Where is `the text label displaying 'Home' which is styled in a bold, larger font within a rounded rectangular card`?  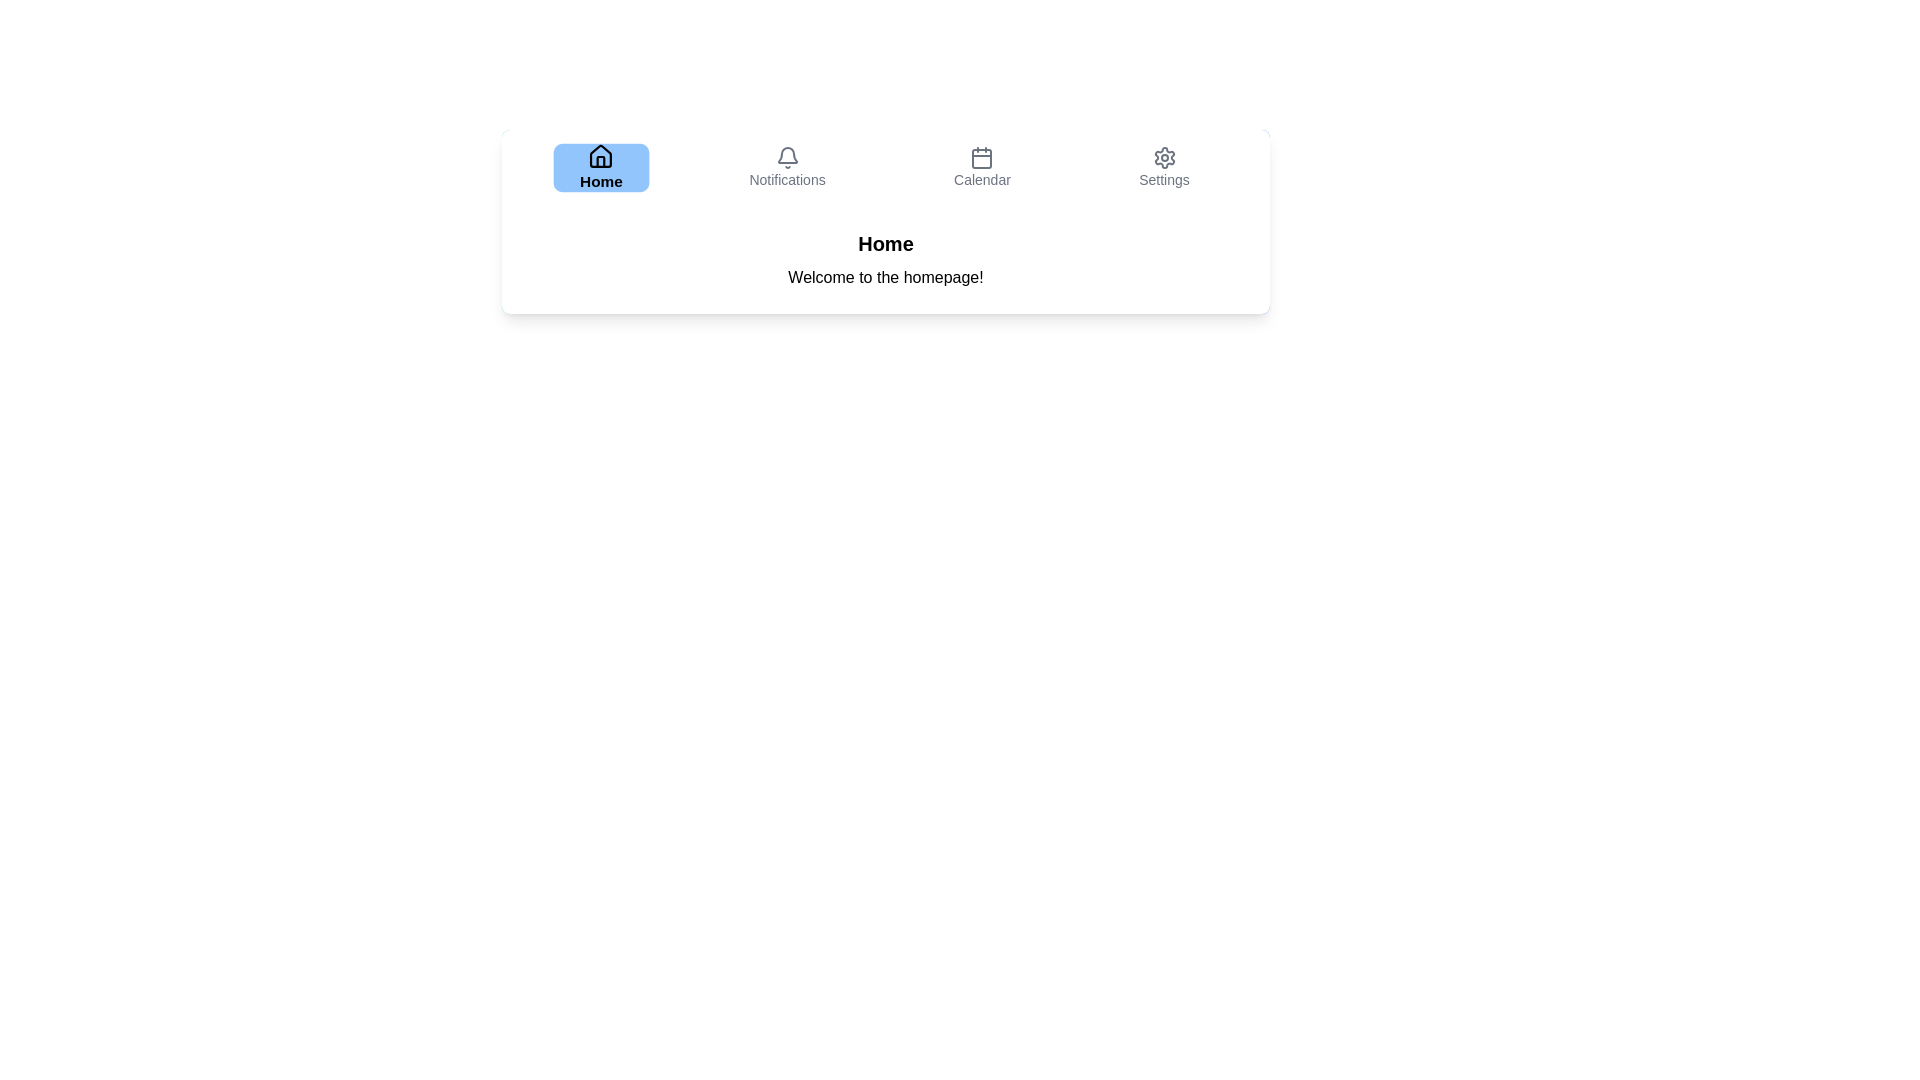 the text label displaying 'Home' which is styled in a bold, larger font within a rounded rectangular card is located at coordinates (885, 242).